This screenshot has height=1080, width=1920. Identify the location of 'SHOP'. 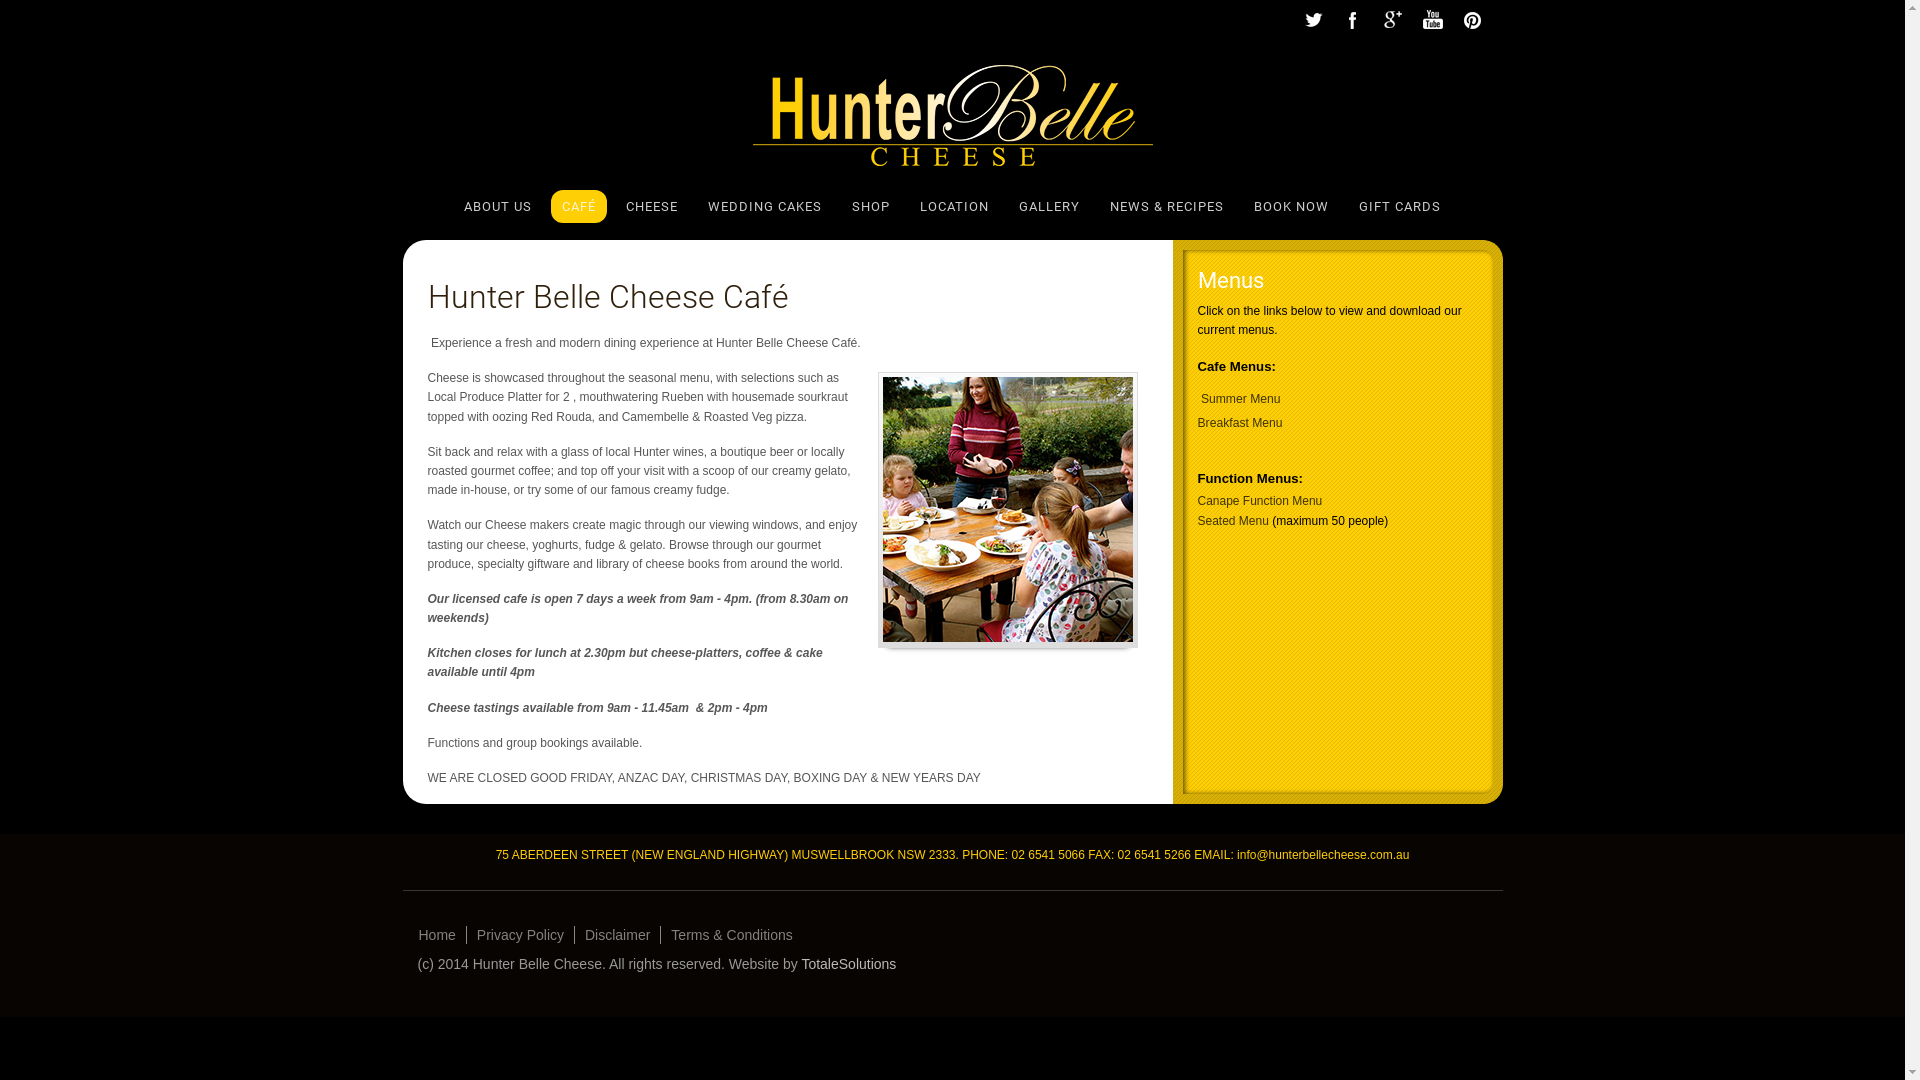
(870, 206).